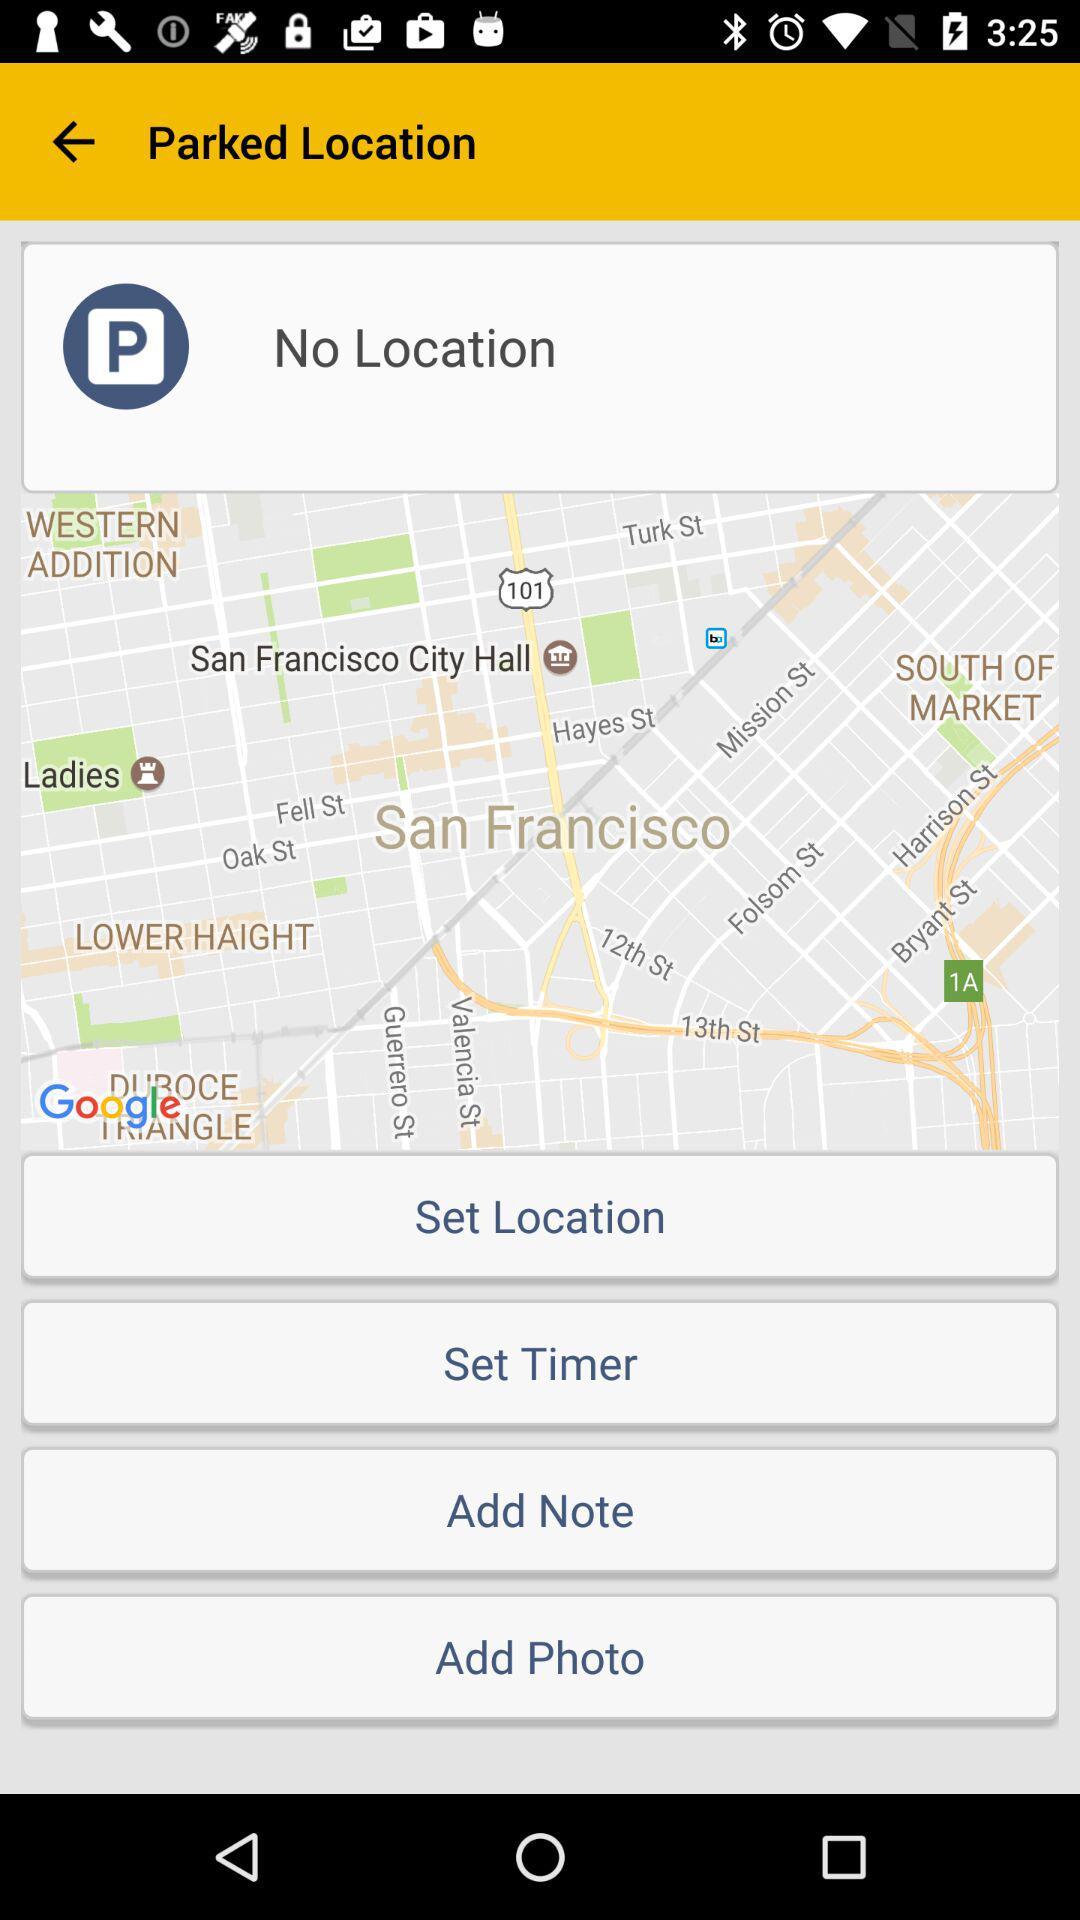  Describe the element at coordinates (540, 1361) in the screenshot. I see `the set timer item` at that location.